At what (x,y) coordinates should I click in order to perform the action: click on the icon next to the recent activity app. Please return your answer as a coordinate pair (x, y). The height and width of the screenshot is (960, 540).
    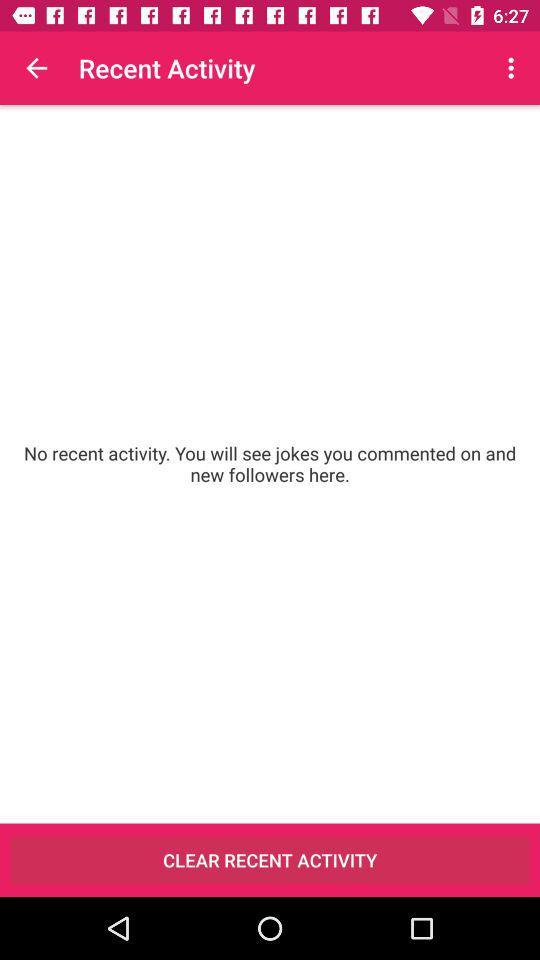
    Looking at the image, I should click on (513, 68).